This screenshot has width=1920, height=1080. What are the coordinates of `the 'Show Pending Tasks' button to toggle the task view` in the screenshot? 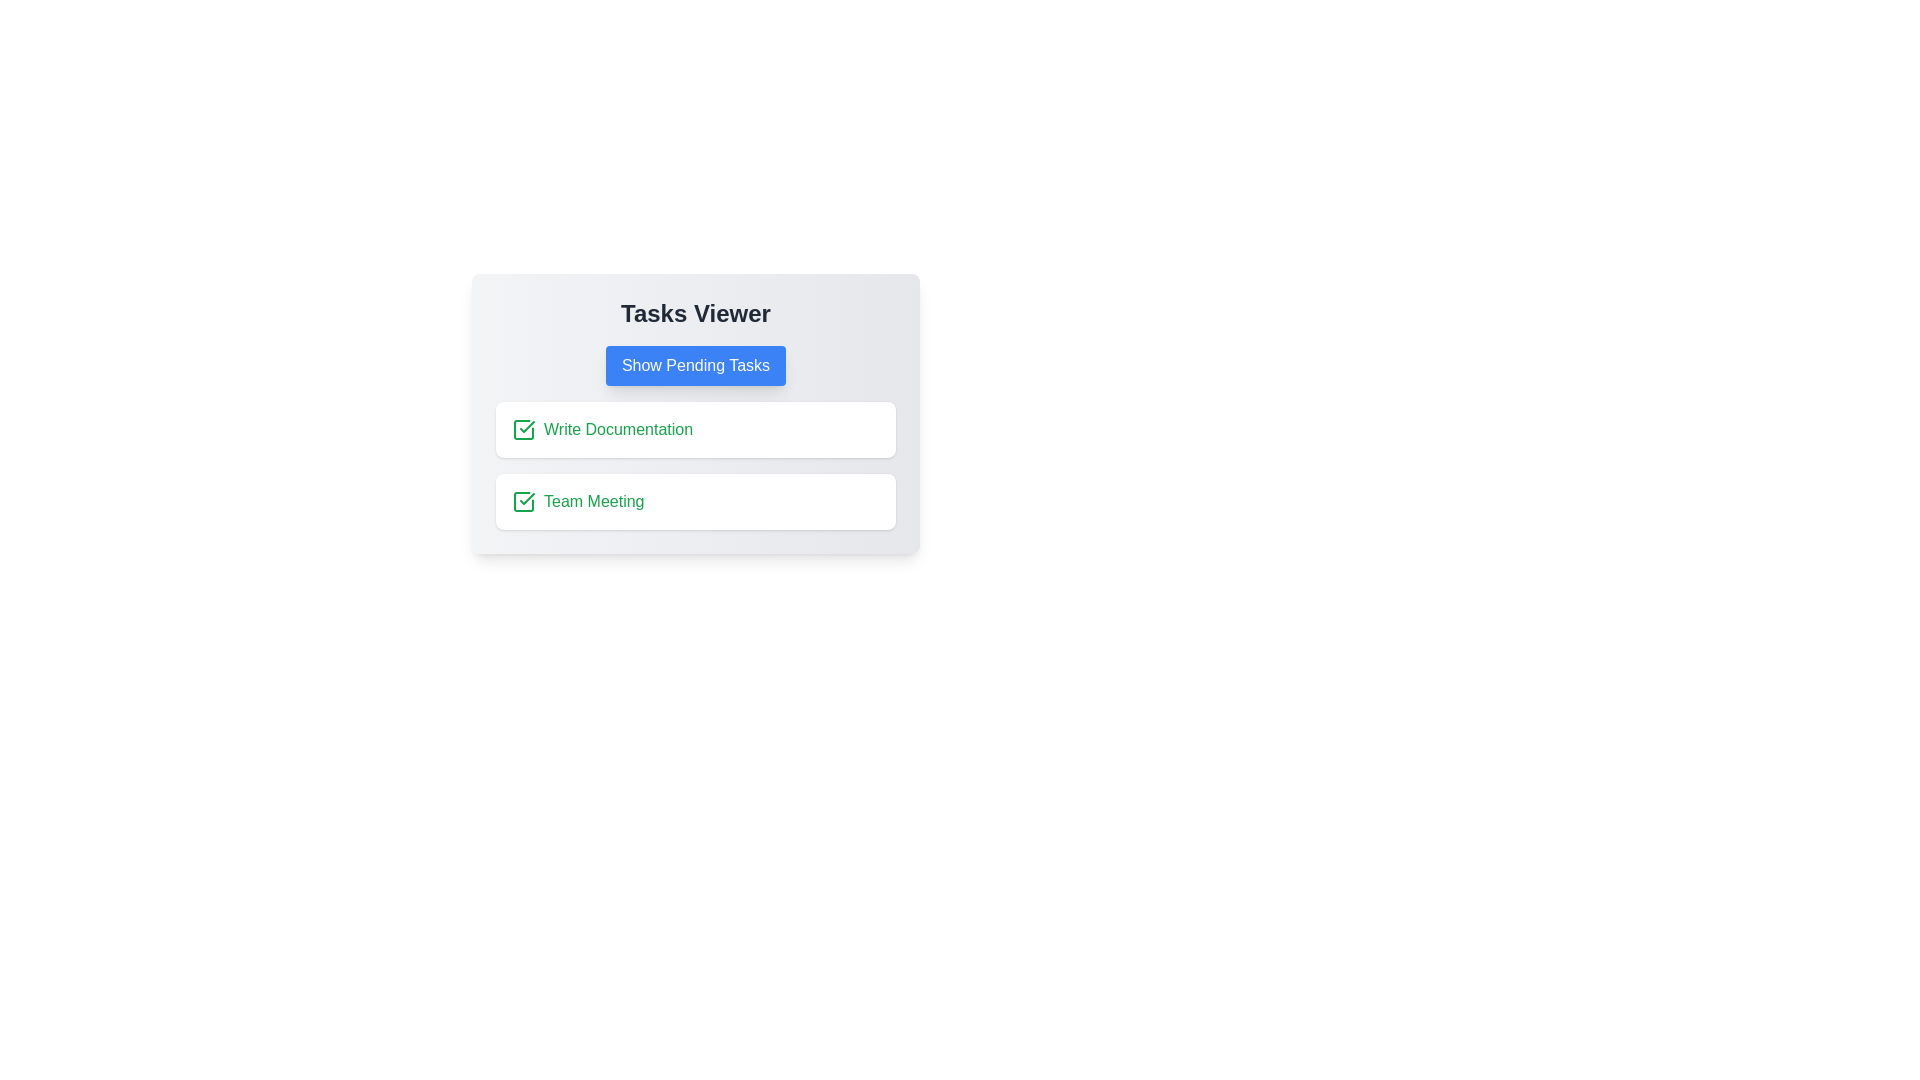 It's located at (696, 366).